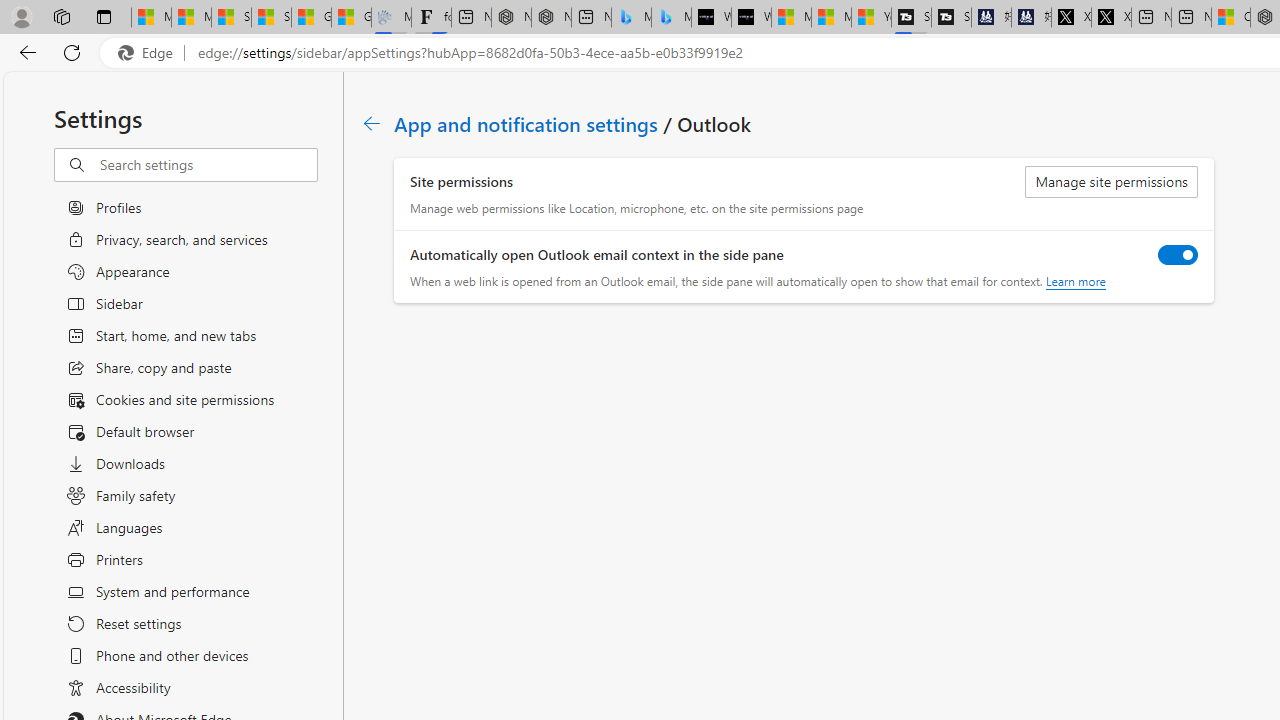 This screenshot has height=720, width=1280. I want to click on 'Go back to App and notification settings page.', so click(372, 123).